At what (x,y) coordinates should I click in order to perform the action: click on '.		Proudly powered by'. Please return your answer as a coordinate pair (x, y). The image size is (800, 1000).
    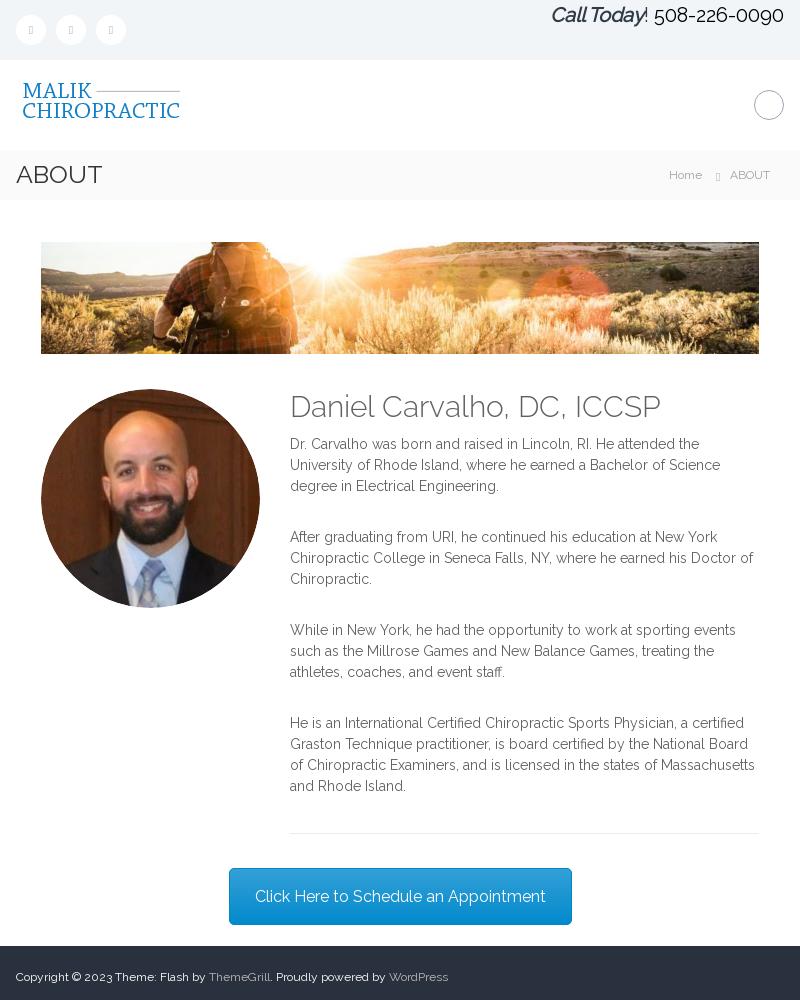
    Looking at the image, I should click on (328, 976).